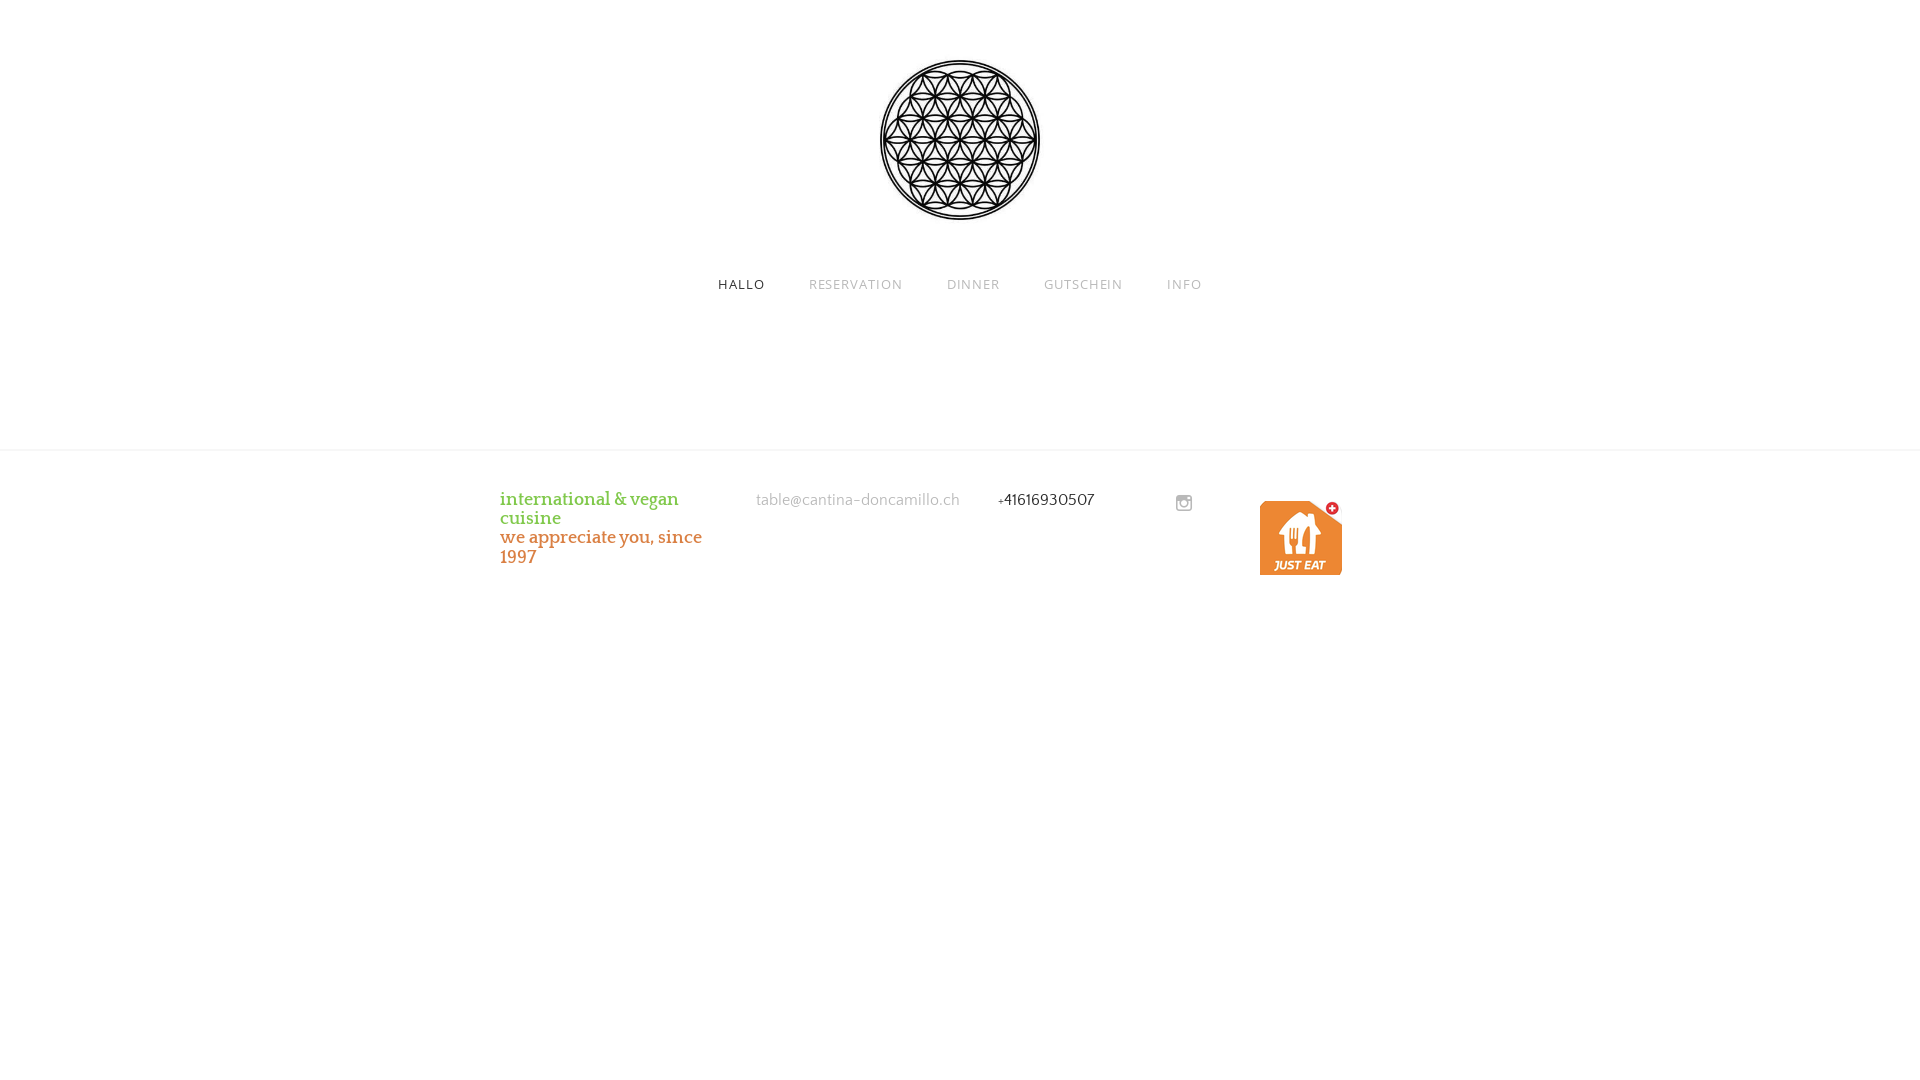  What do you see at coordinates (858, 500) in the screenshot?
I see `'table@cantina-doncamillo.ch'` at bounding box center [858, 500].